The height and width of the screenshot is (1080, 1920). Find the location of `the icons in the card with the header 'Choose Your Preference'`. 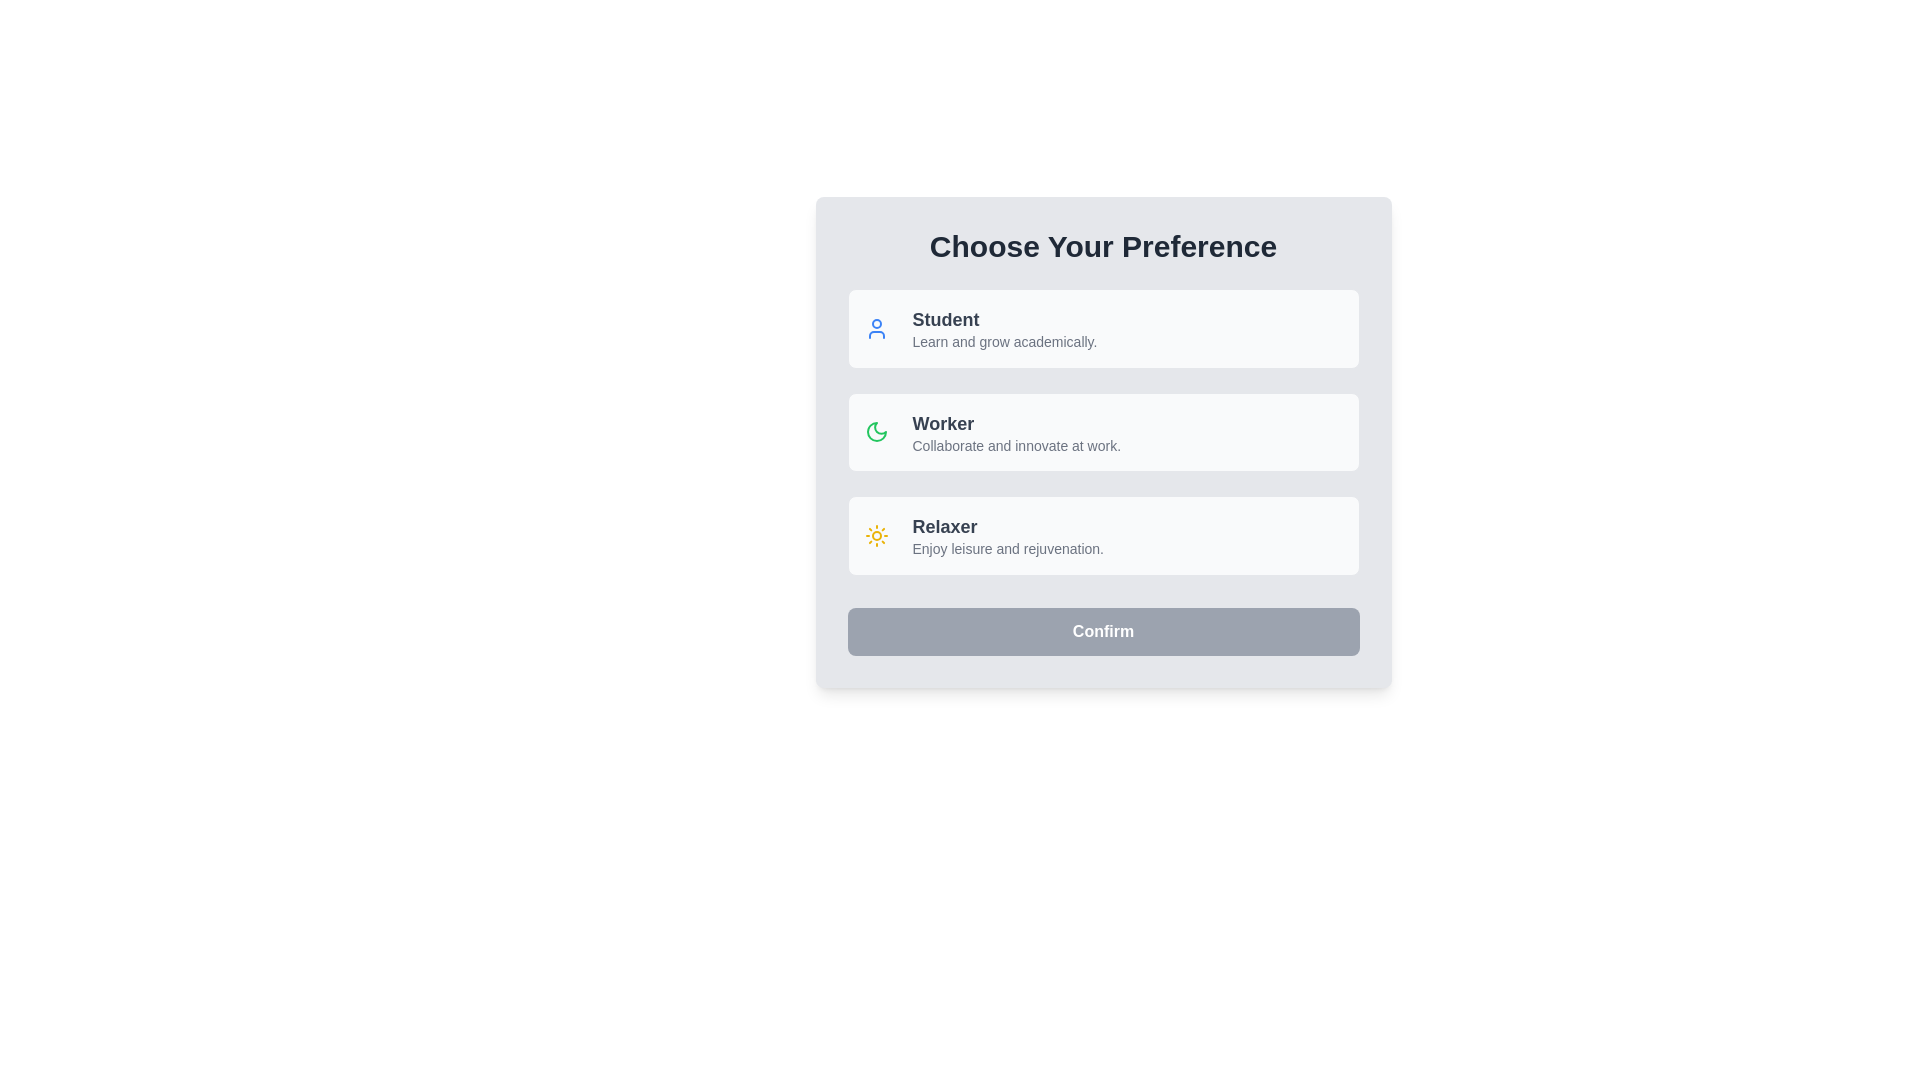

the icons in the card with the header 'Choose Your Preference' is located at coordinates (1102, 441).